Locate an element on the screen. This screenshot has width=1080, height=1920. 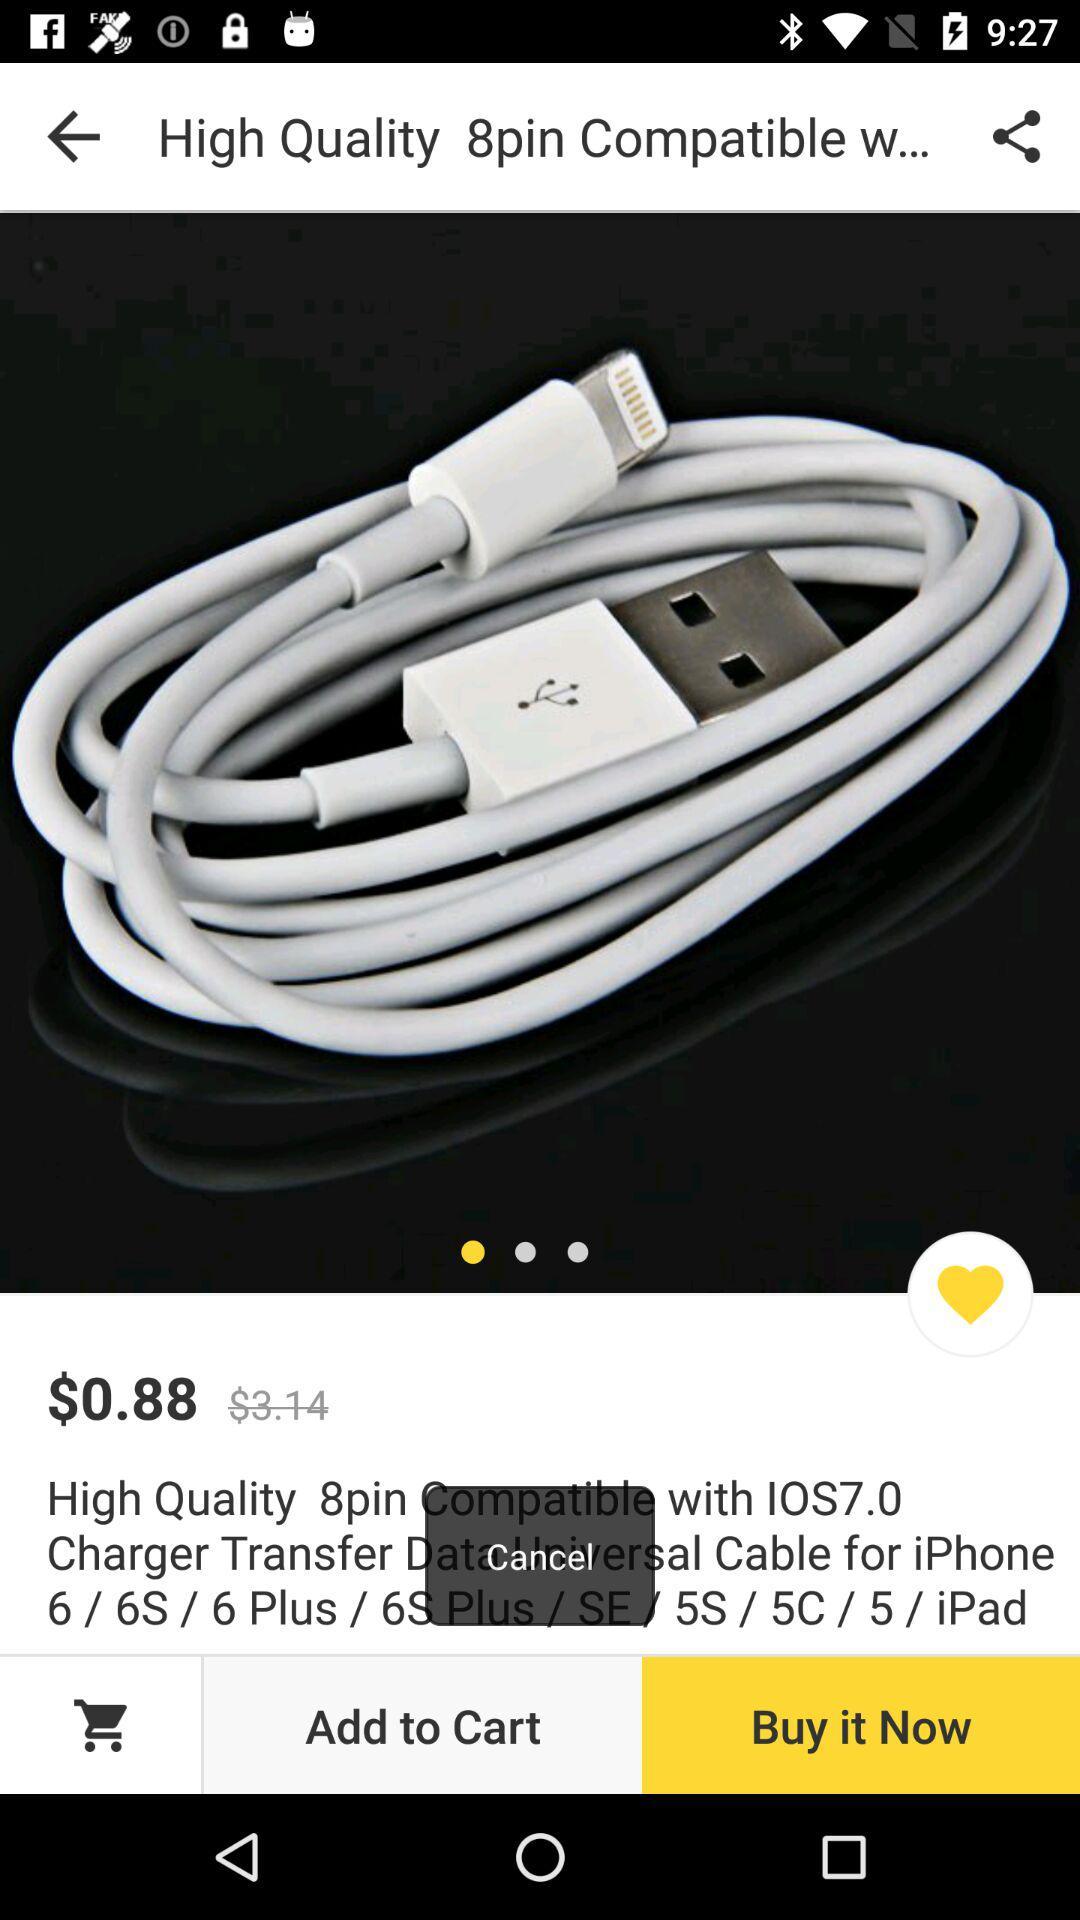
the cart icon is located at coordinates (100, 1724).